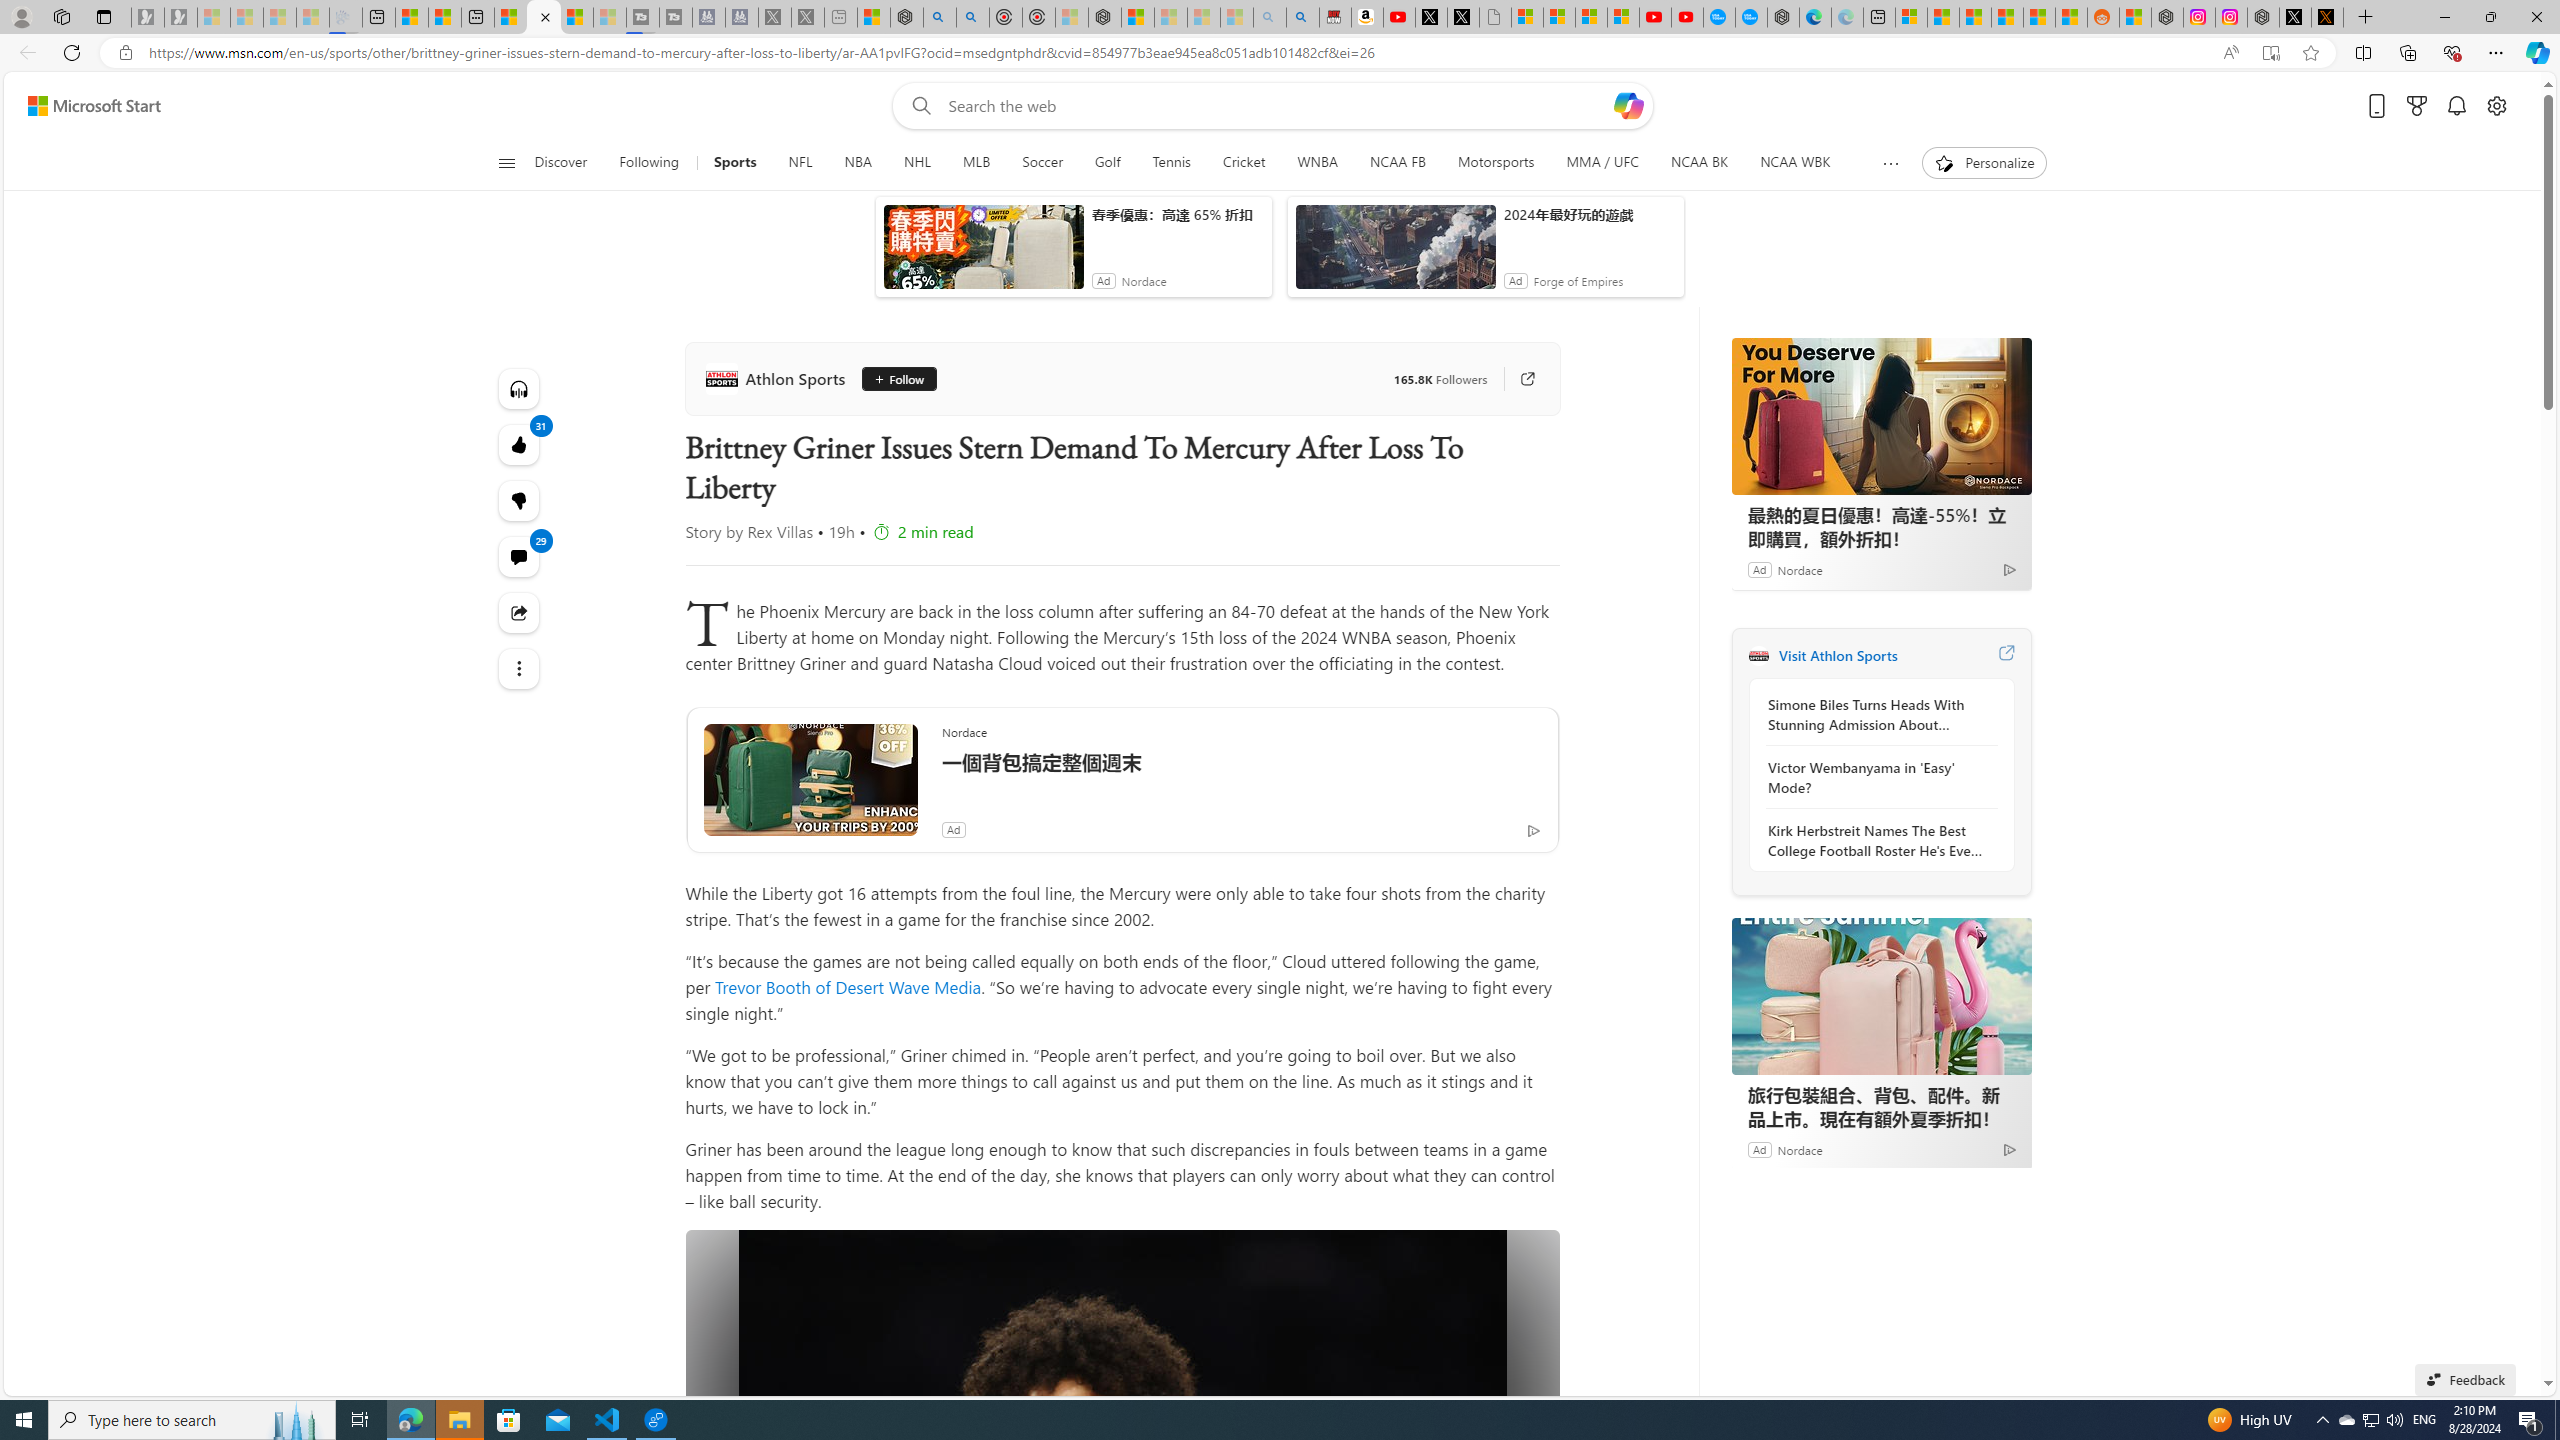 Image resolution: width=2560 pixels, height=1440 pixels. What do you see at coordinates (651, 162) in the screenshot?
I see `'Following'` at bounding box center [651, 162].